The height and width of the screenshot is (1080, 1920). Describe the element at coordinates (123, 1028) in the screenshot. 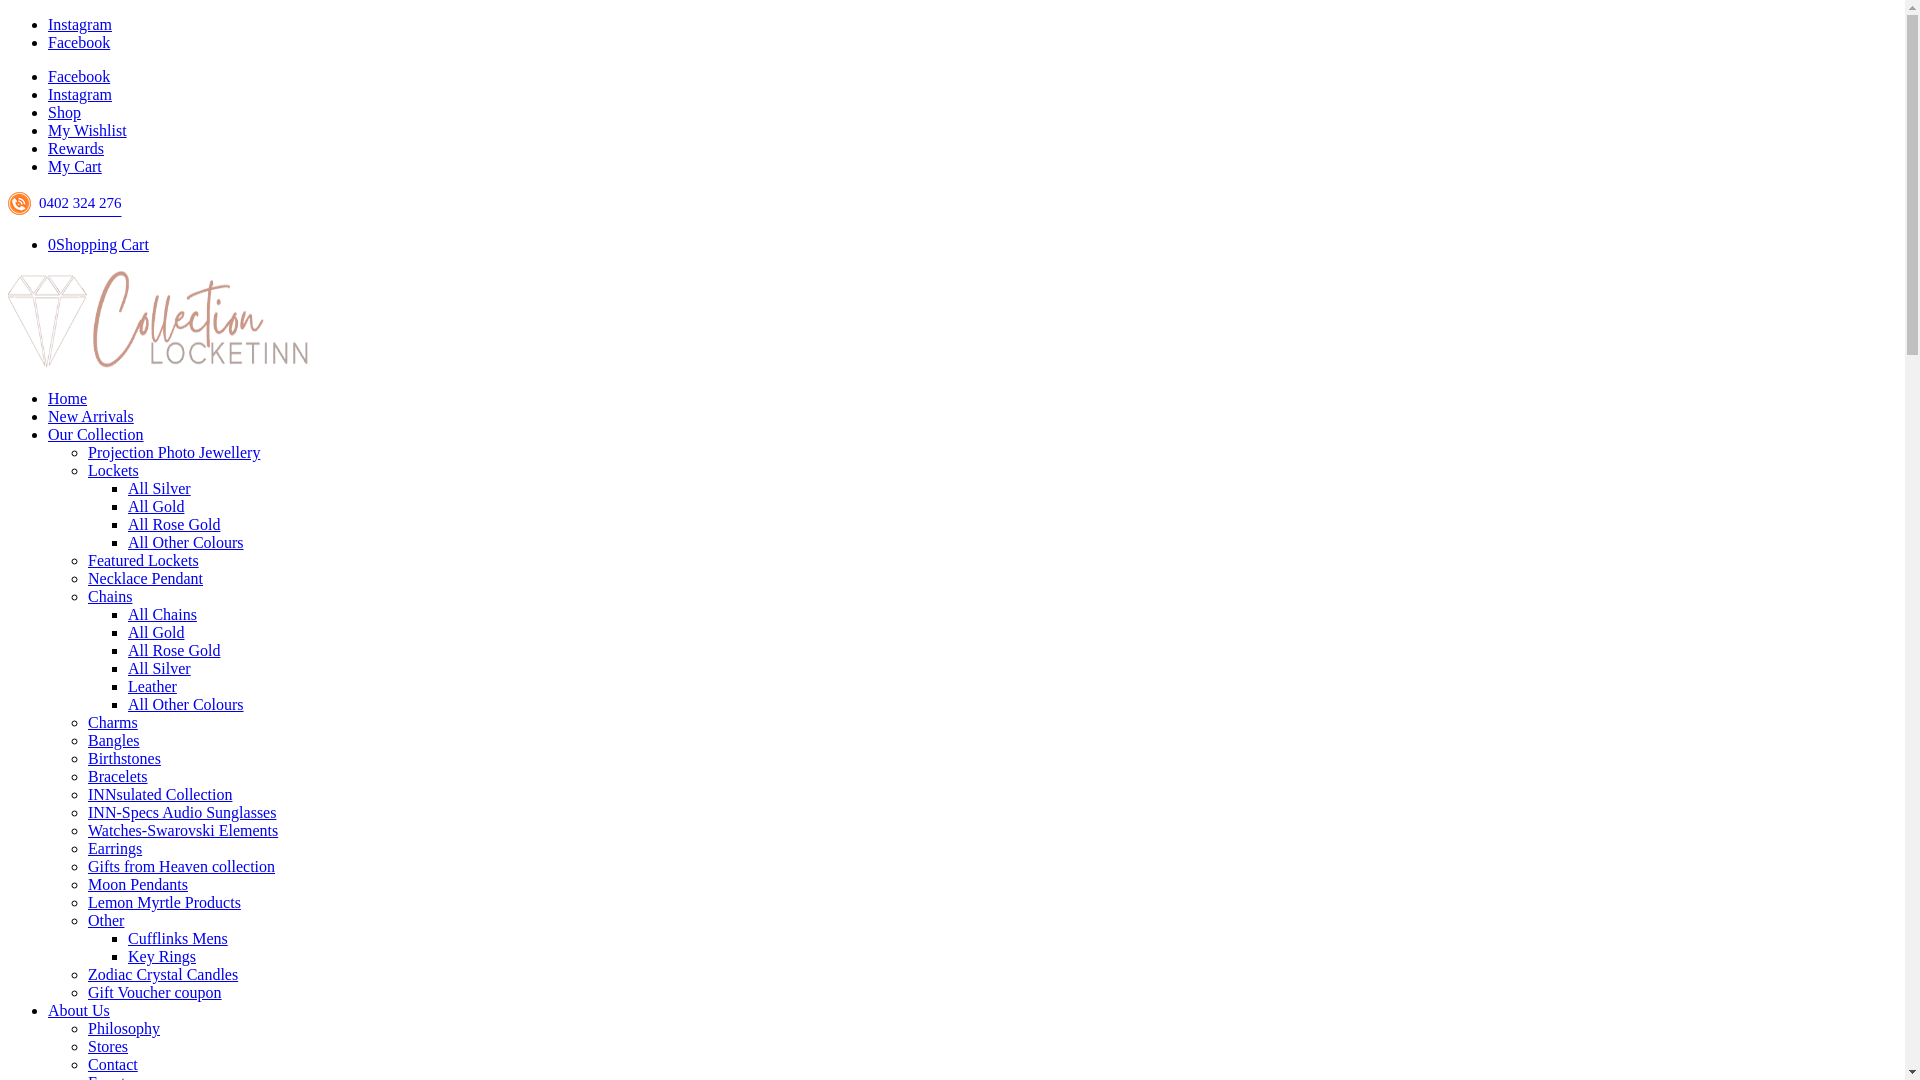

I see `'Philosophy'` at that location.